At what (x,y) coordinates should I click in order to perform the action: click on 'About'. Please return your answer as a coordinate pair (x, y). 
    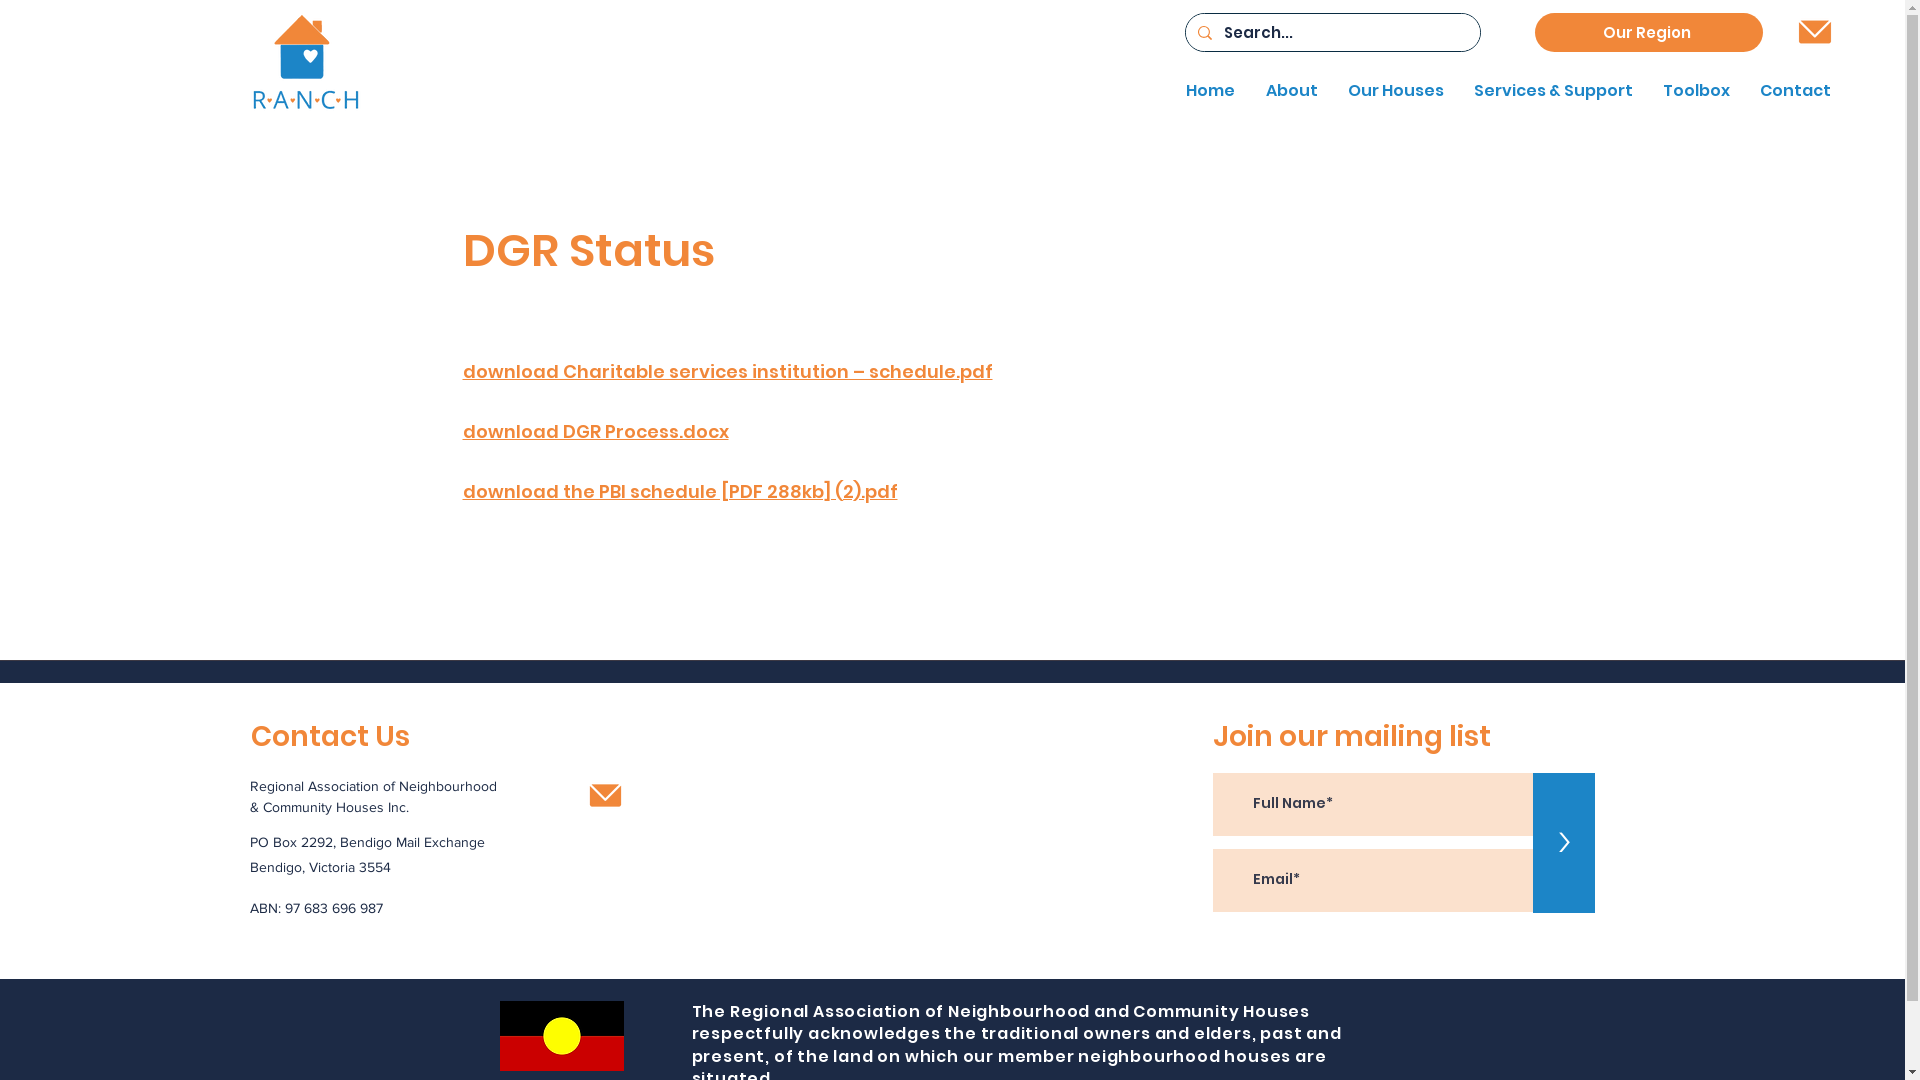
    Looking at the image, I should click on (1286, 91).